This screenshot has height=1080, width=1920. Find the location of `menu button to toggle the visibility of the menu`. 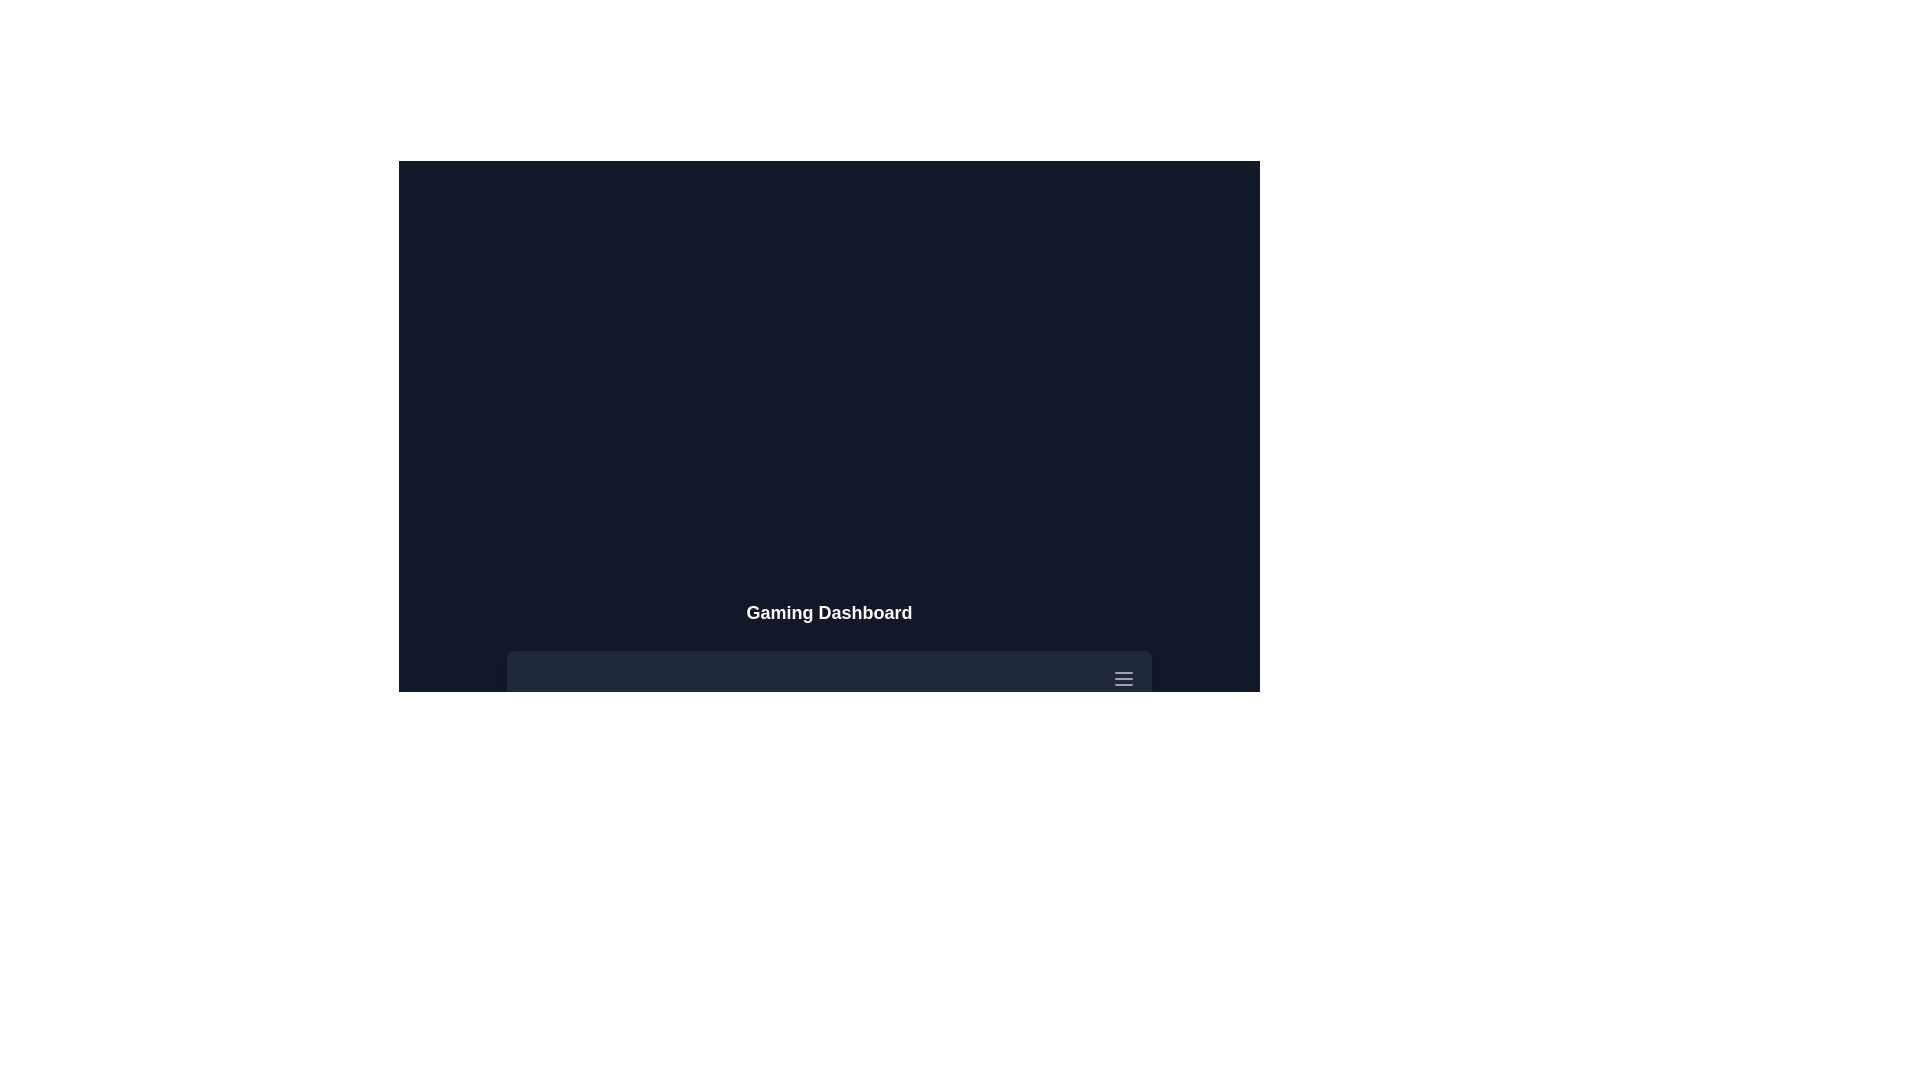

menu button to toggle the visibility of the menu is located at coordinates (1124, 677).